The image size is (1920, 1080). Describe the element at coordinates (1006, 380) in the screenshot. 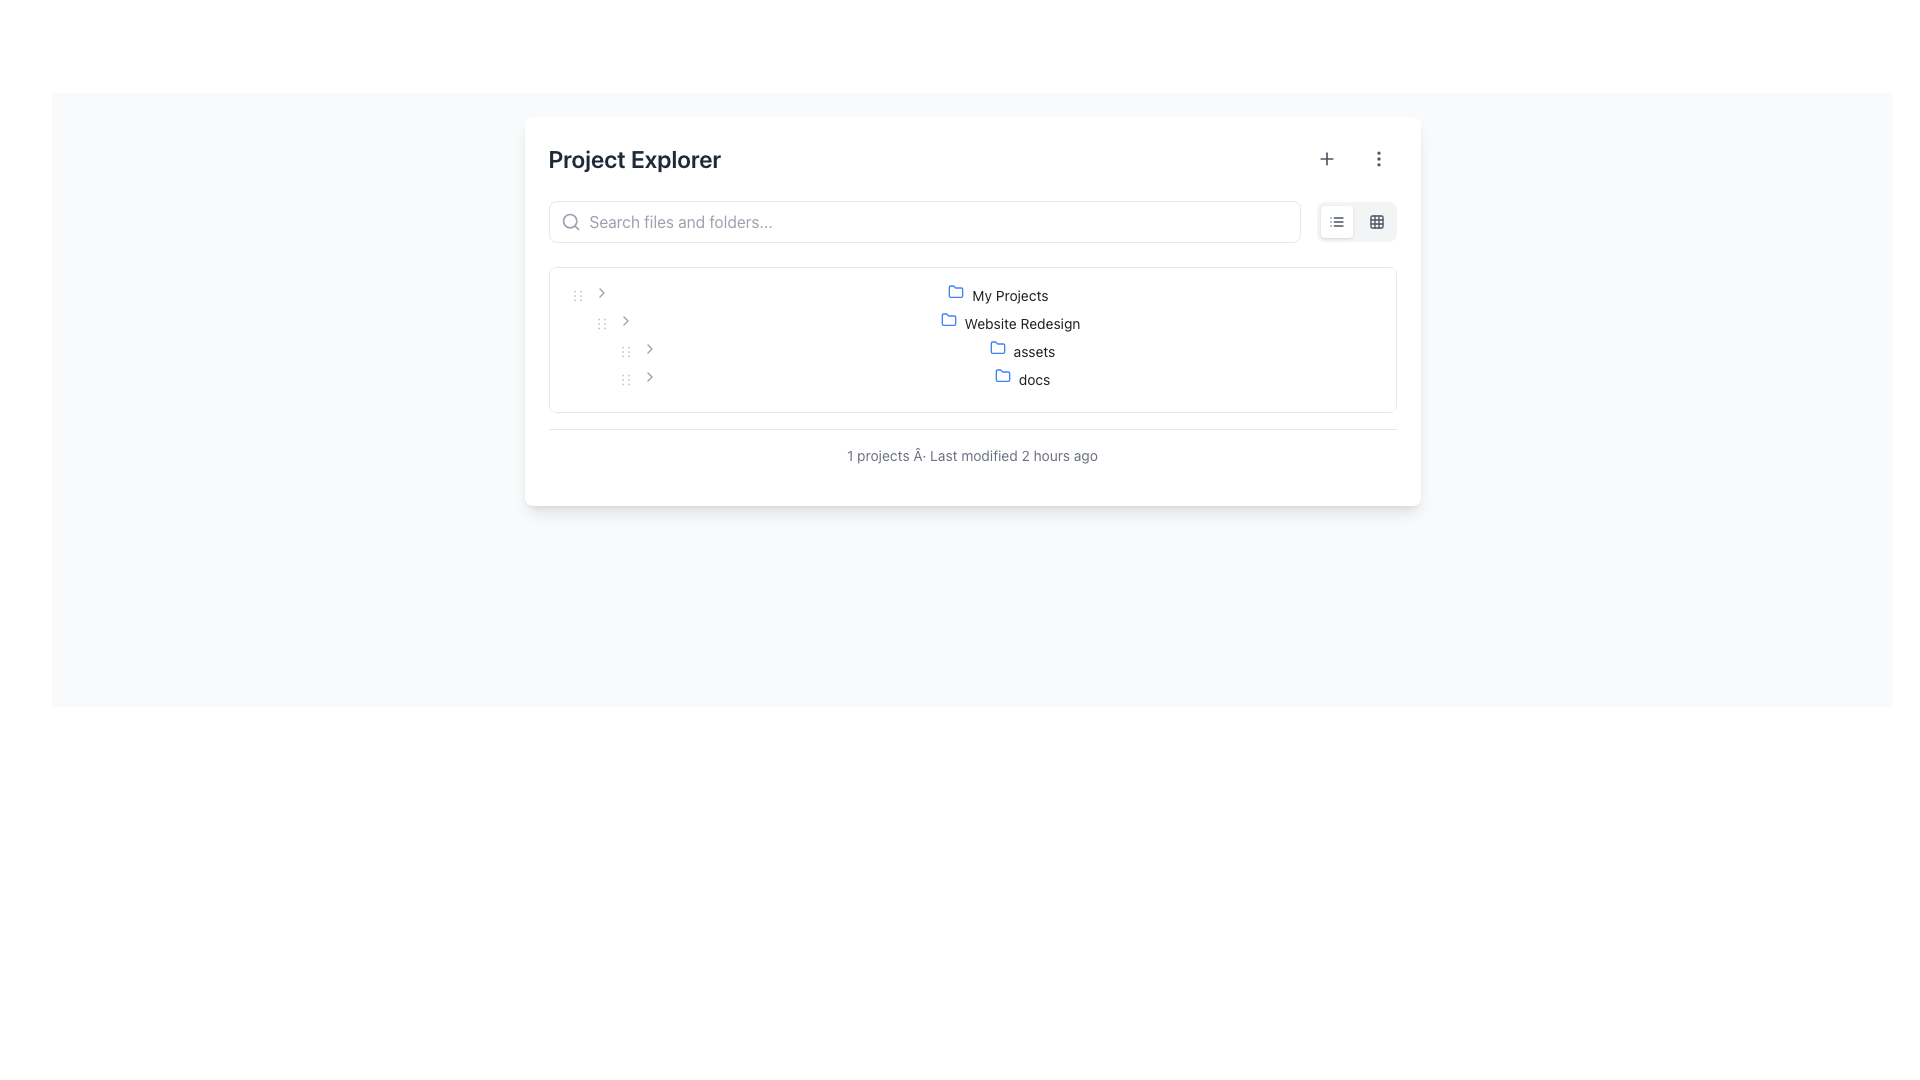

I see `the blue folder icon with thin lines and a slight shadow, located to the left of the 'docs' label` at that location.